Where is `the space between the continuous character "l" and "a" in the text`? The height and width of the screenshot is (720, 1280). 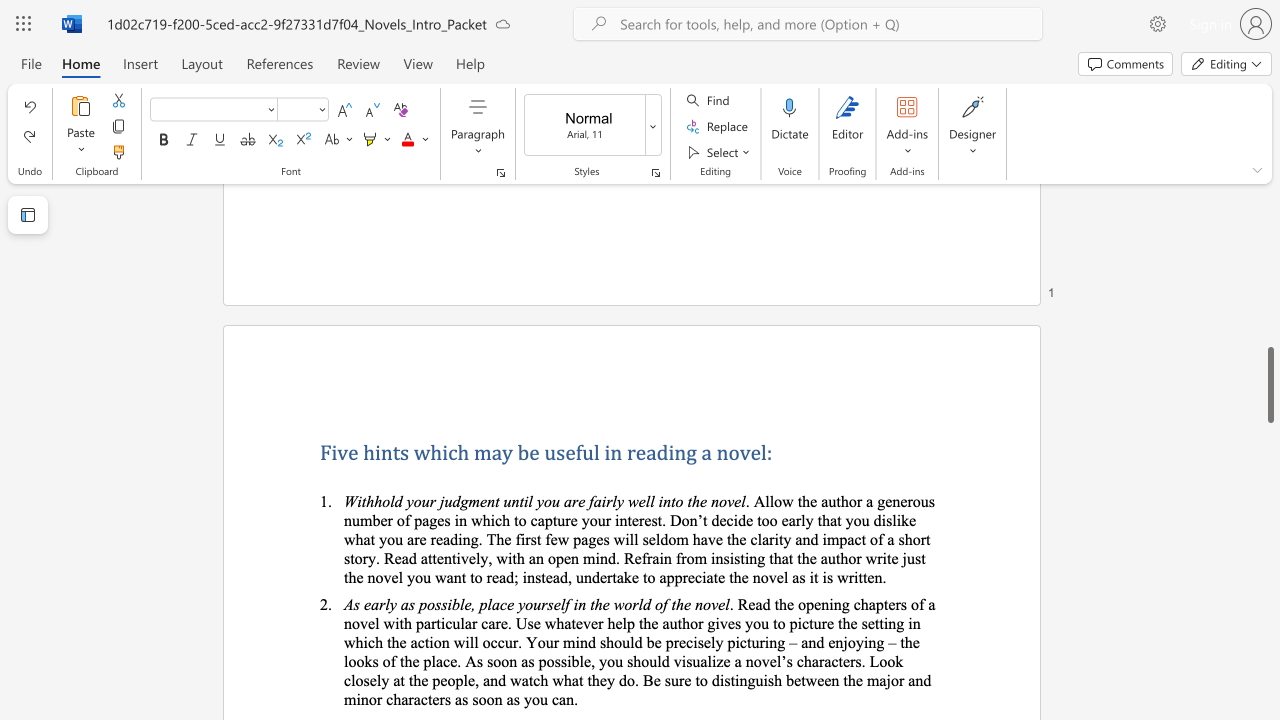 the space between the continuous character "l" and "a" in the text is located at coordinates (492, 603).